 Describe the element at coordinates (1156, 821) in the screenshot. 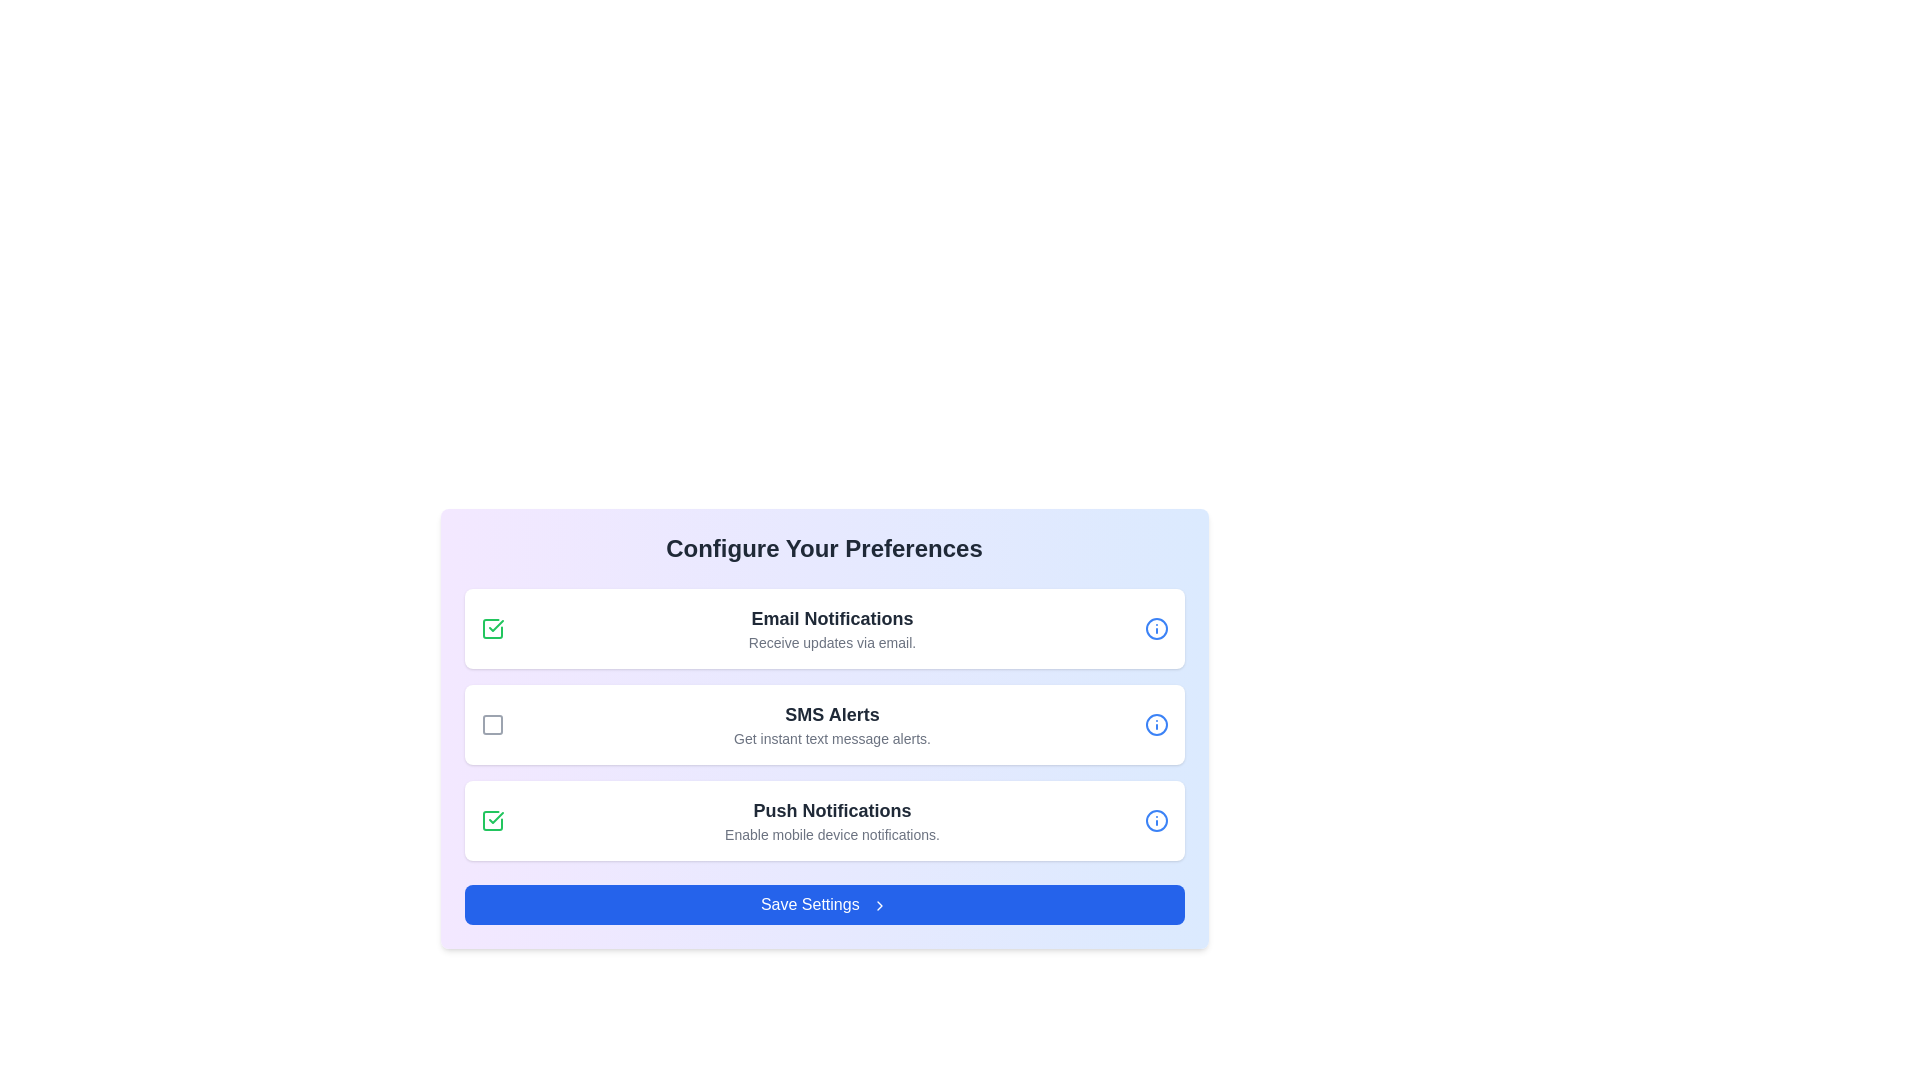

I see `the circular icon indicating additional options for the 'Push Notifications' feature` at that location.